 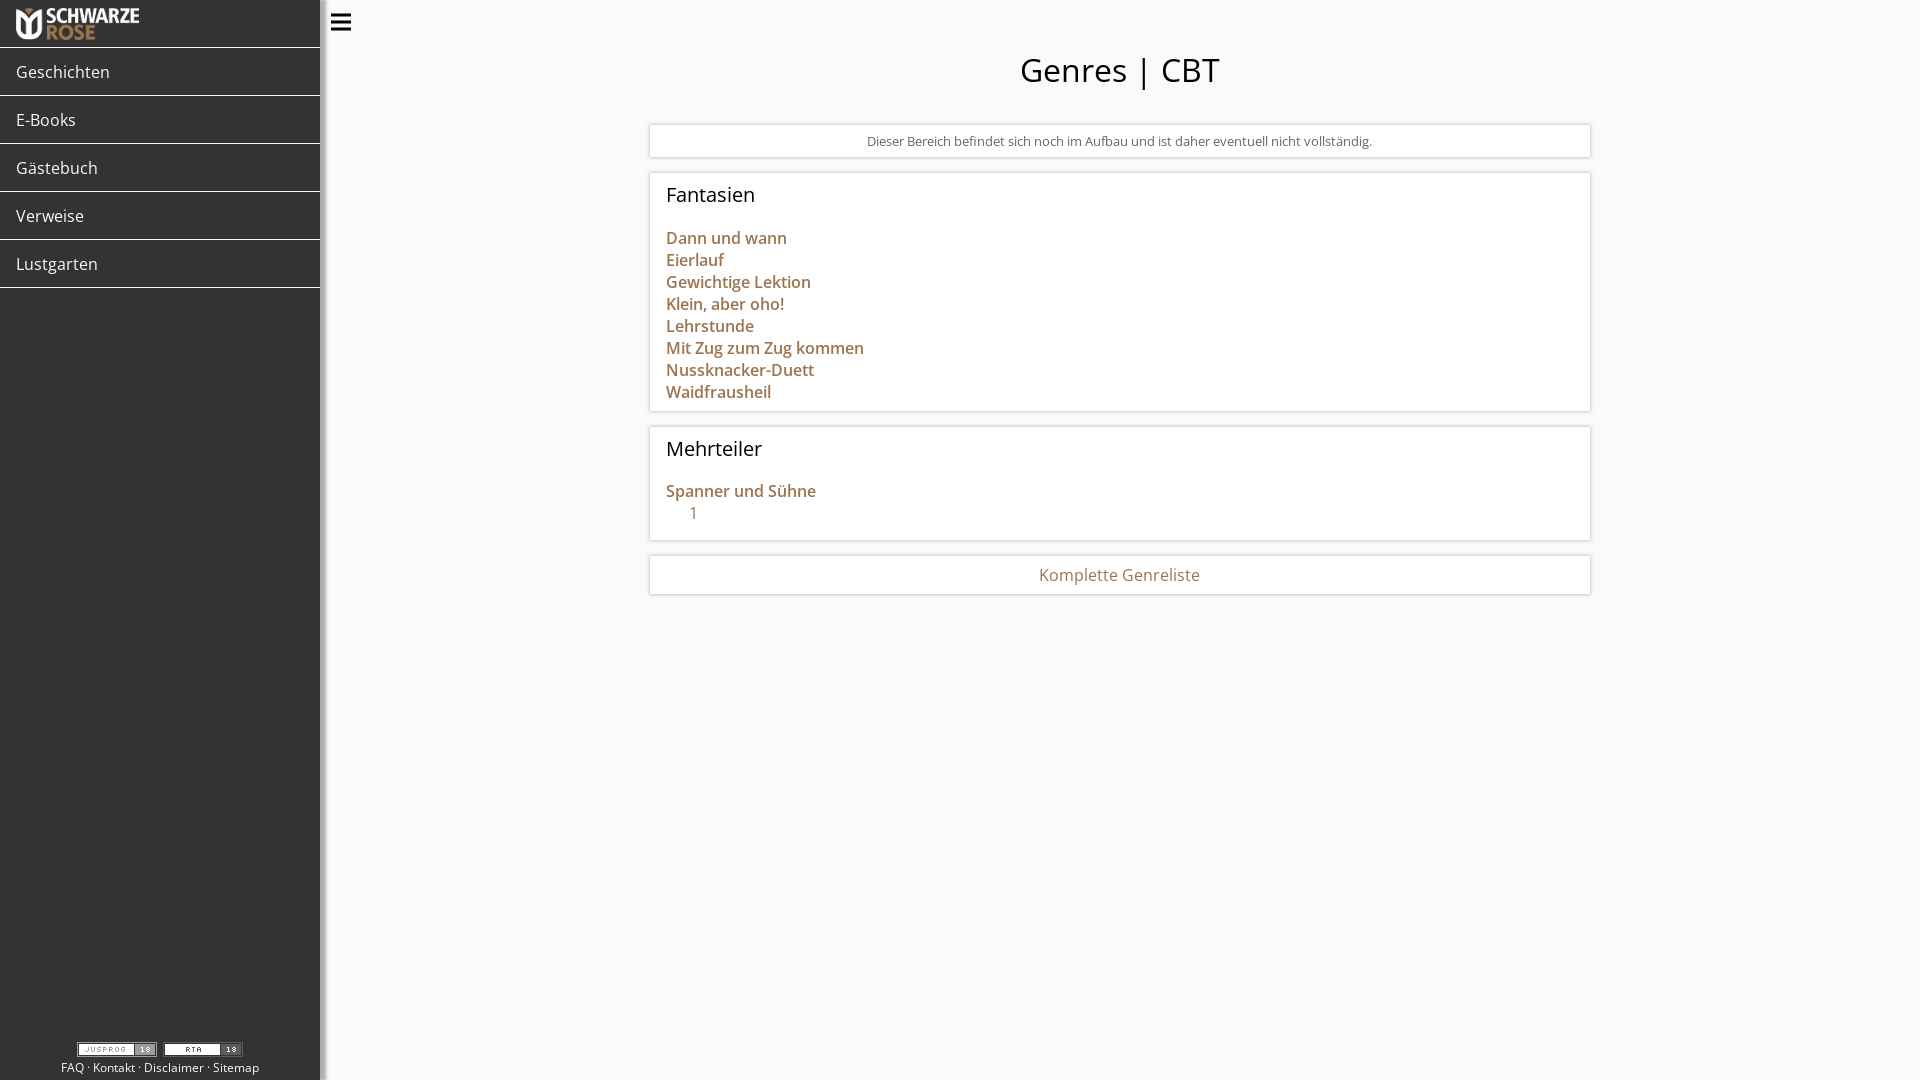 I want to click on 'Restricted to Adults', so click(x=202, y=1048).